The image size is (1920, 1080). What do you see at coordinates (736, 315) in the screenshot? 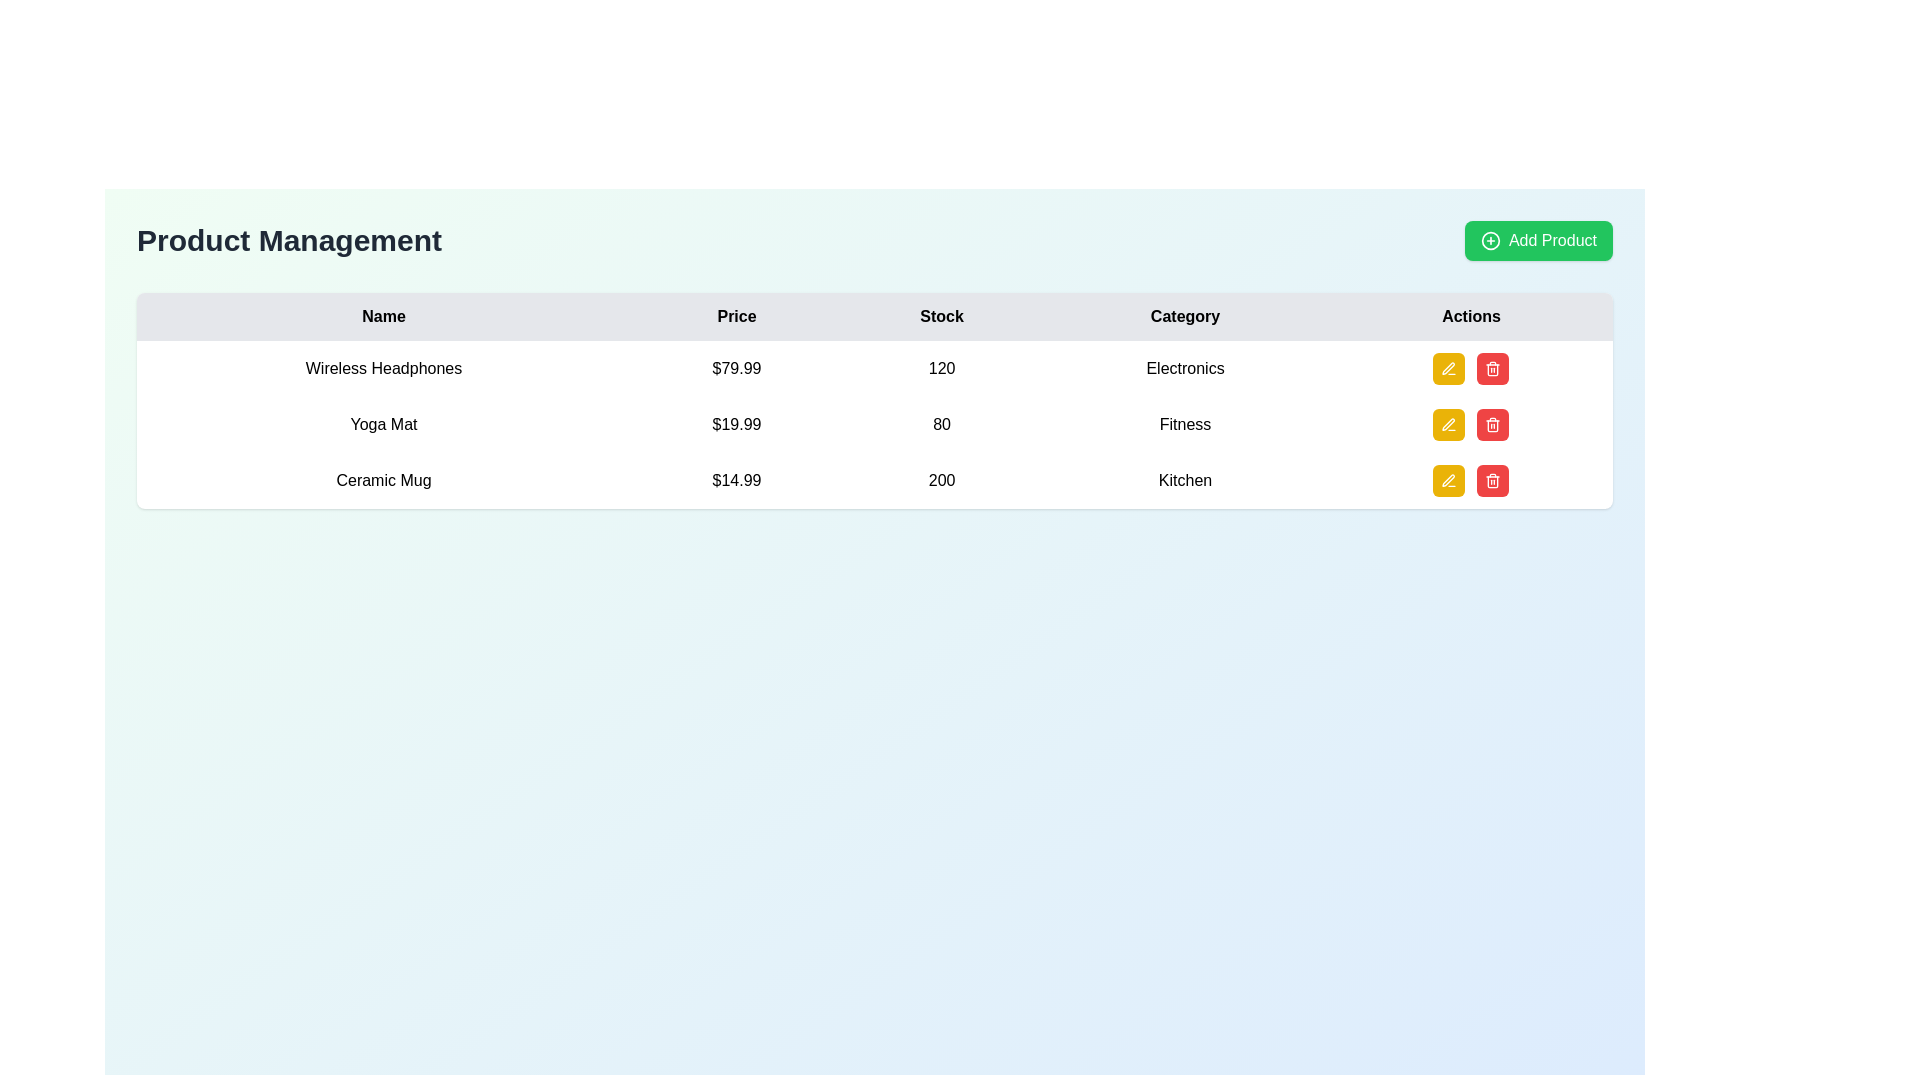
I see `the static text header labeled 'Price', which is centrally located in the upper-middle section of the interface between the 'Name' and 'Stock' columns` at bounding box center [736, 315].